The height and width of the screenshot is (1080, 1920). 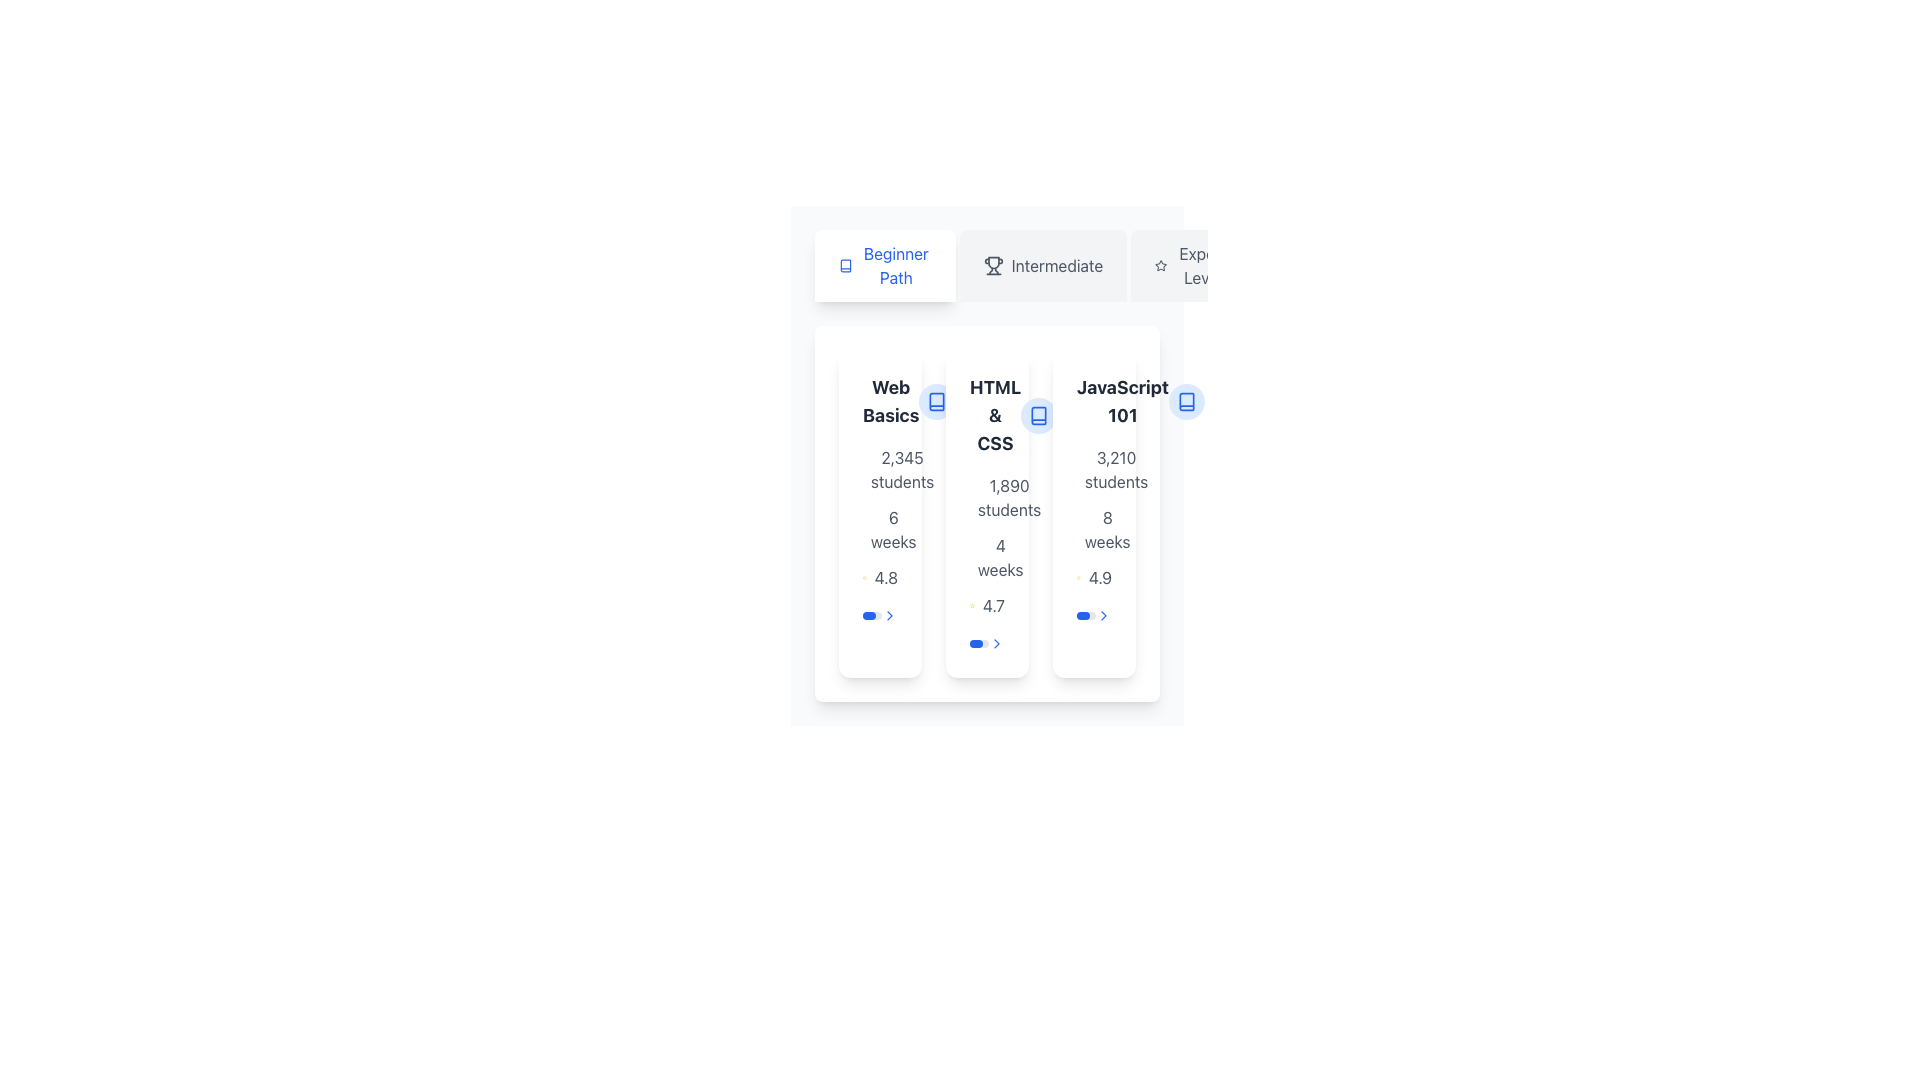 What do you see at coordinates (996, 644) in the screenshot?
I see `the chevron icon located on the right side of the horizontal layout with a progress bar indicating 70% progress for visual feedback` at bounding box center [996, 644].